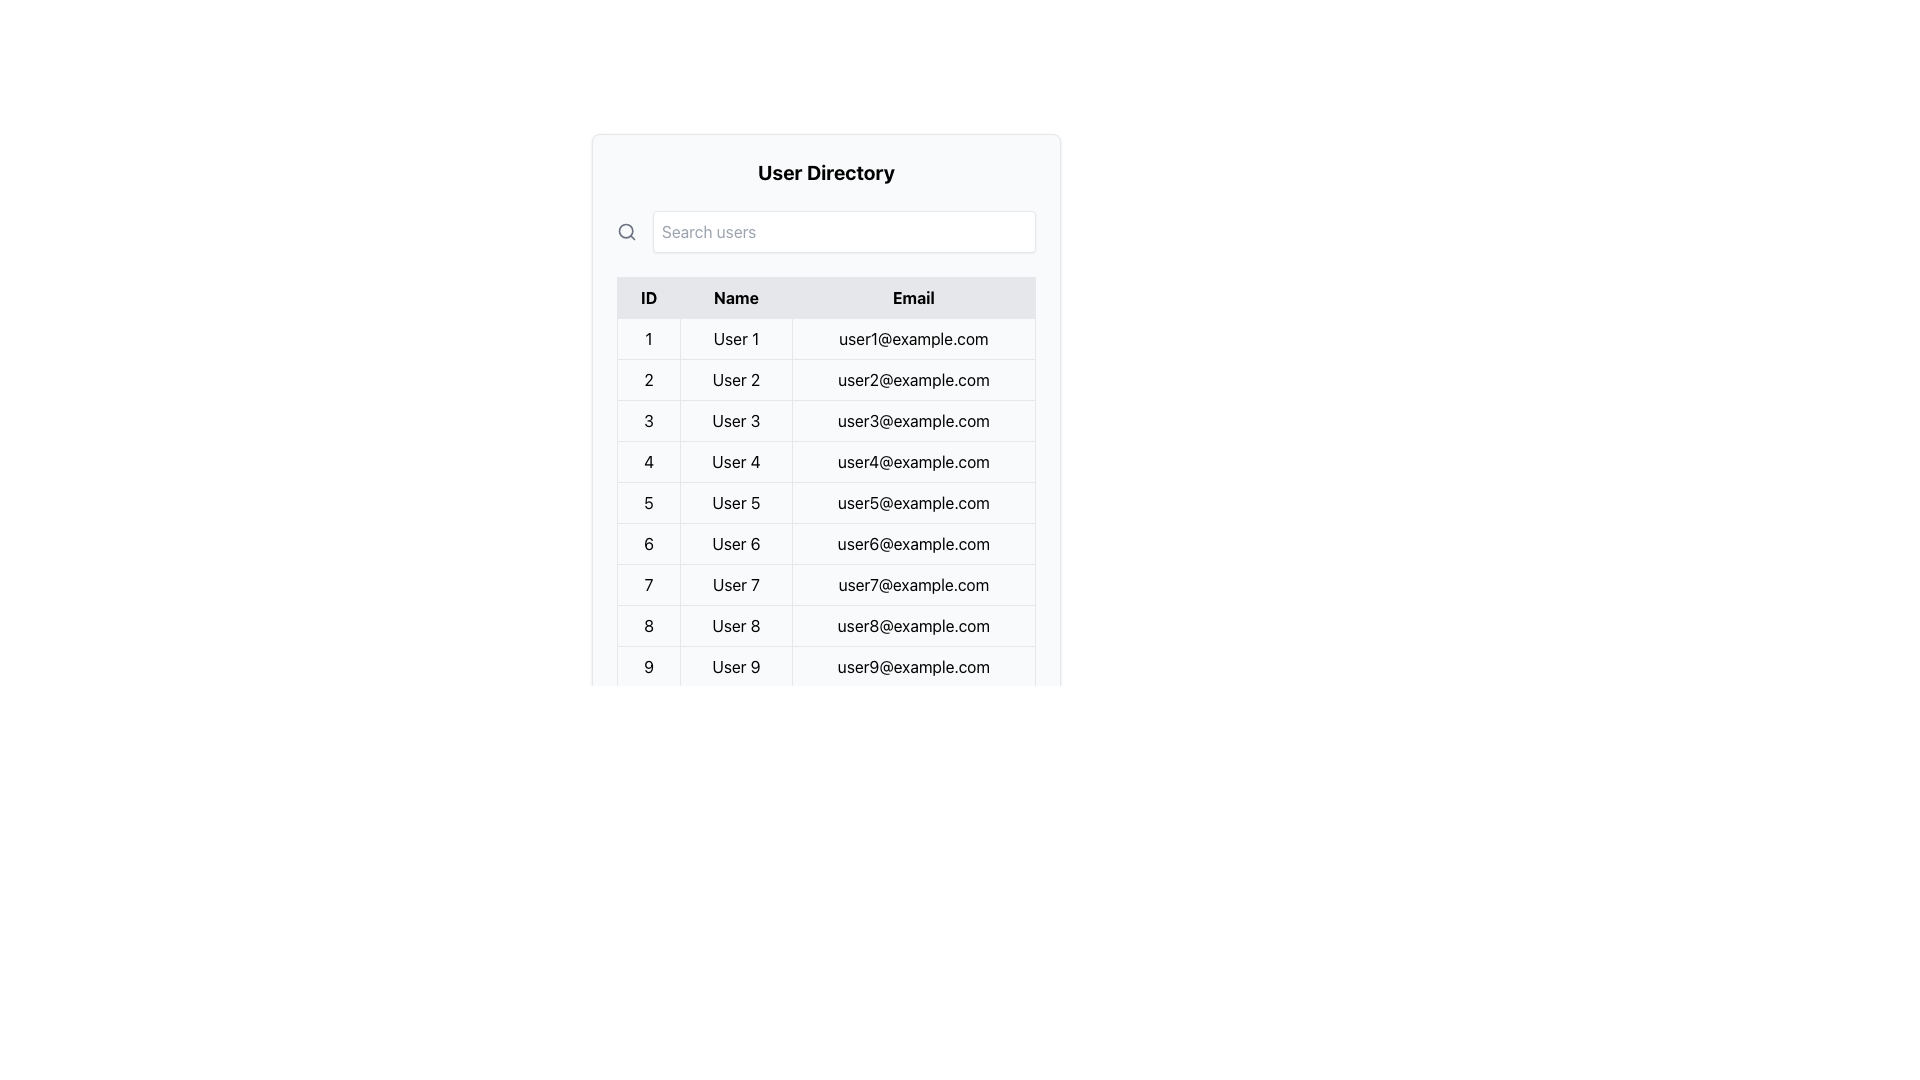  Describe the element at coordinates (912, 297) in the screenshot. I see `the 'Email' header cell in the user directory table to sort the column` at that location.